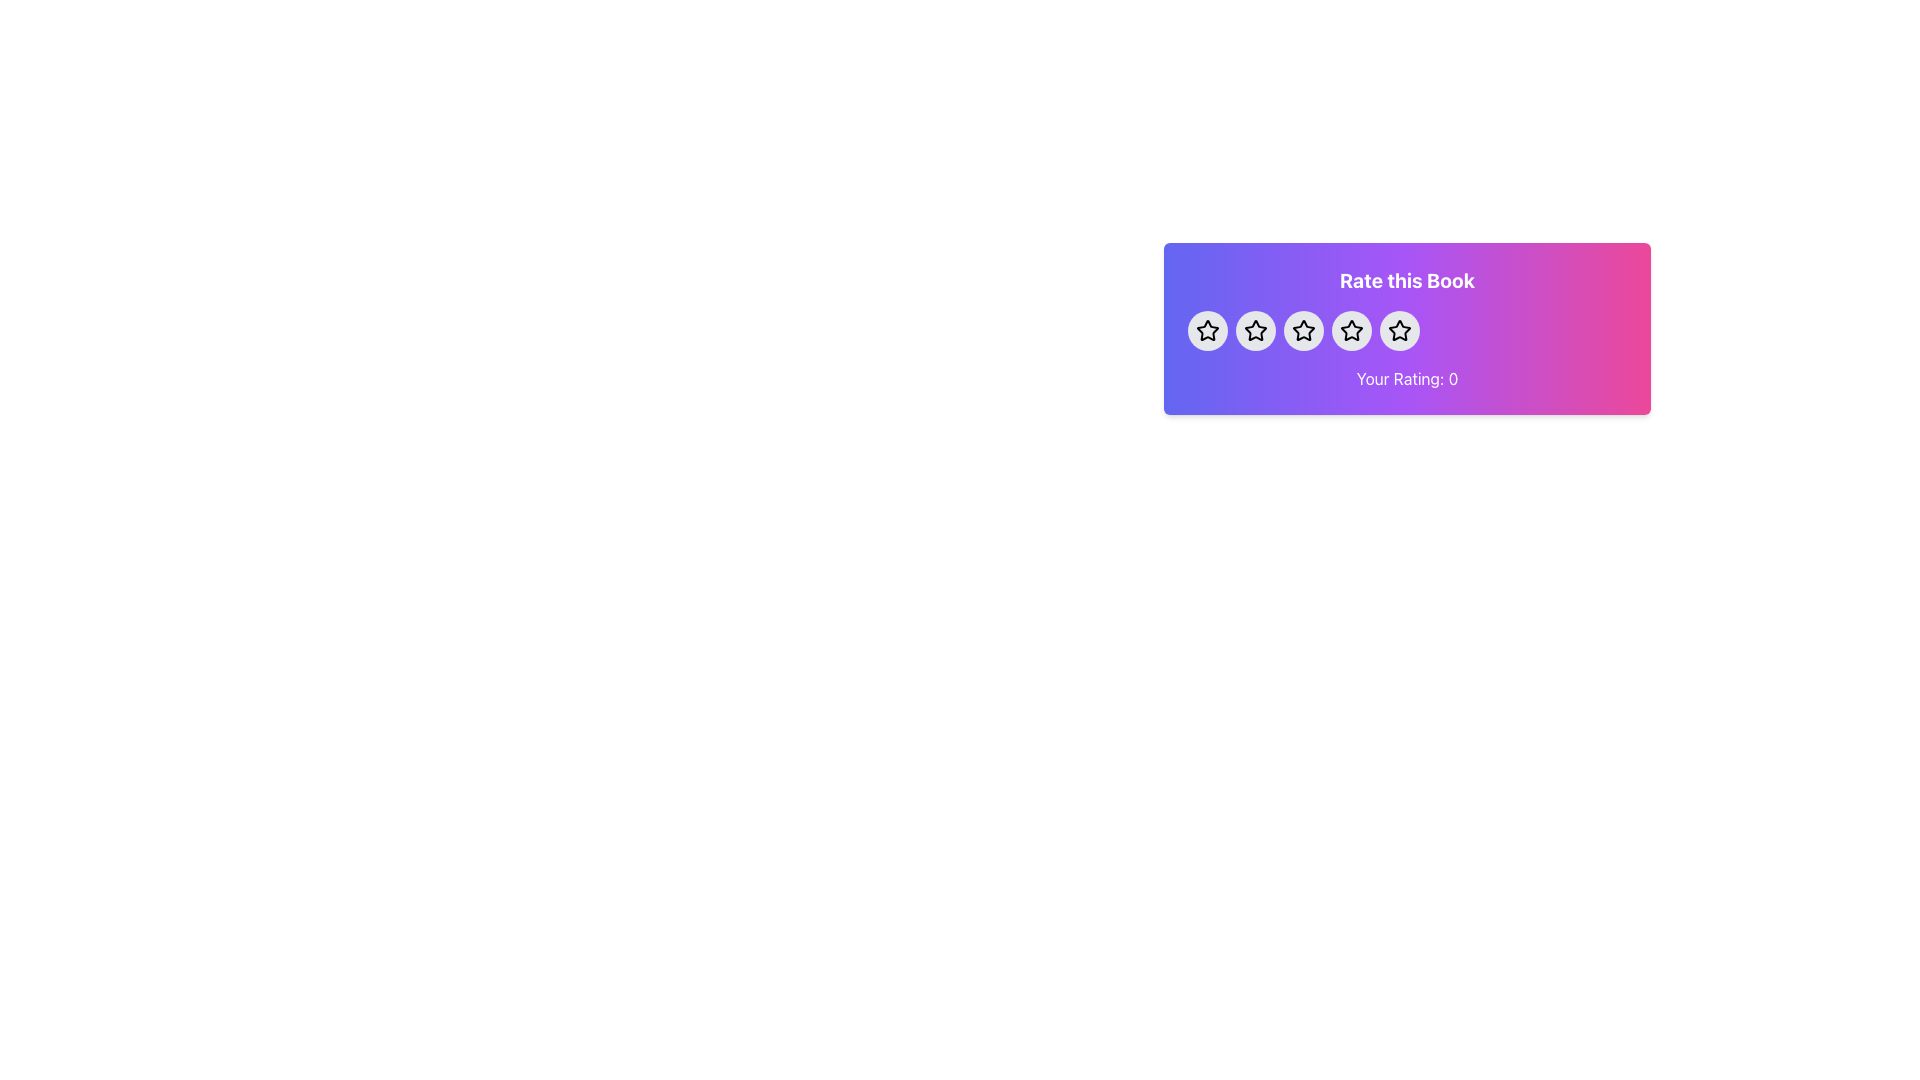 The image size is (1920, 1080). Describe the element at coordinates (1352, 330) in the screenshot. I see `the fourth star icon in the rating row within the 'Rate this Book' card` at that location.